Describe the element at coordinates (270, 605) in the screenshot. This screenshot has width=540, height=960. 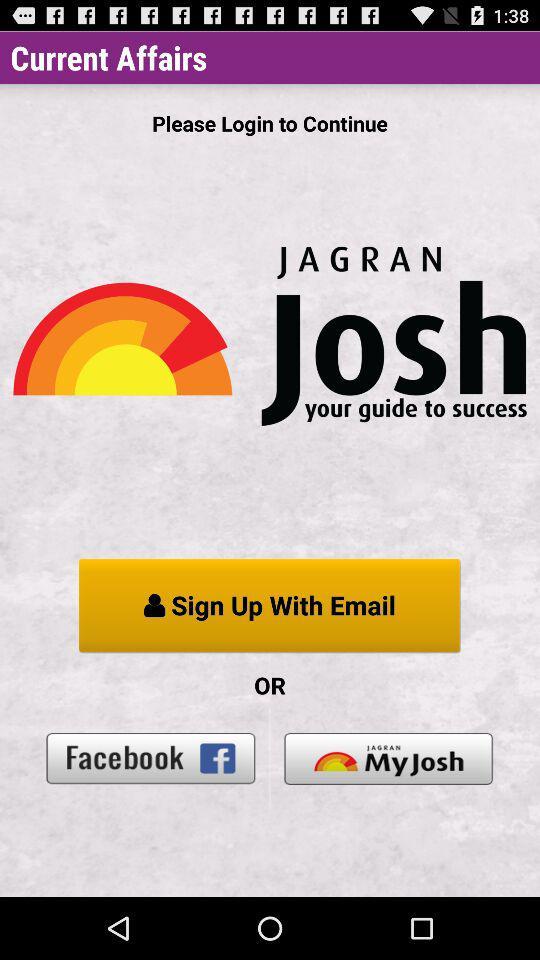
I see `the app above or item` at that location.